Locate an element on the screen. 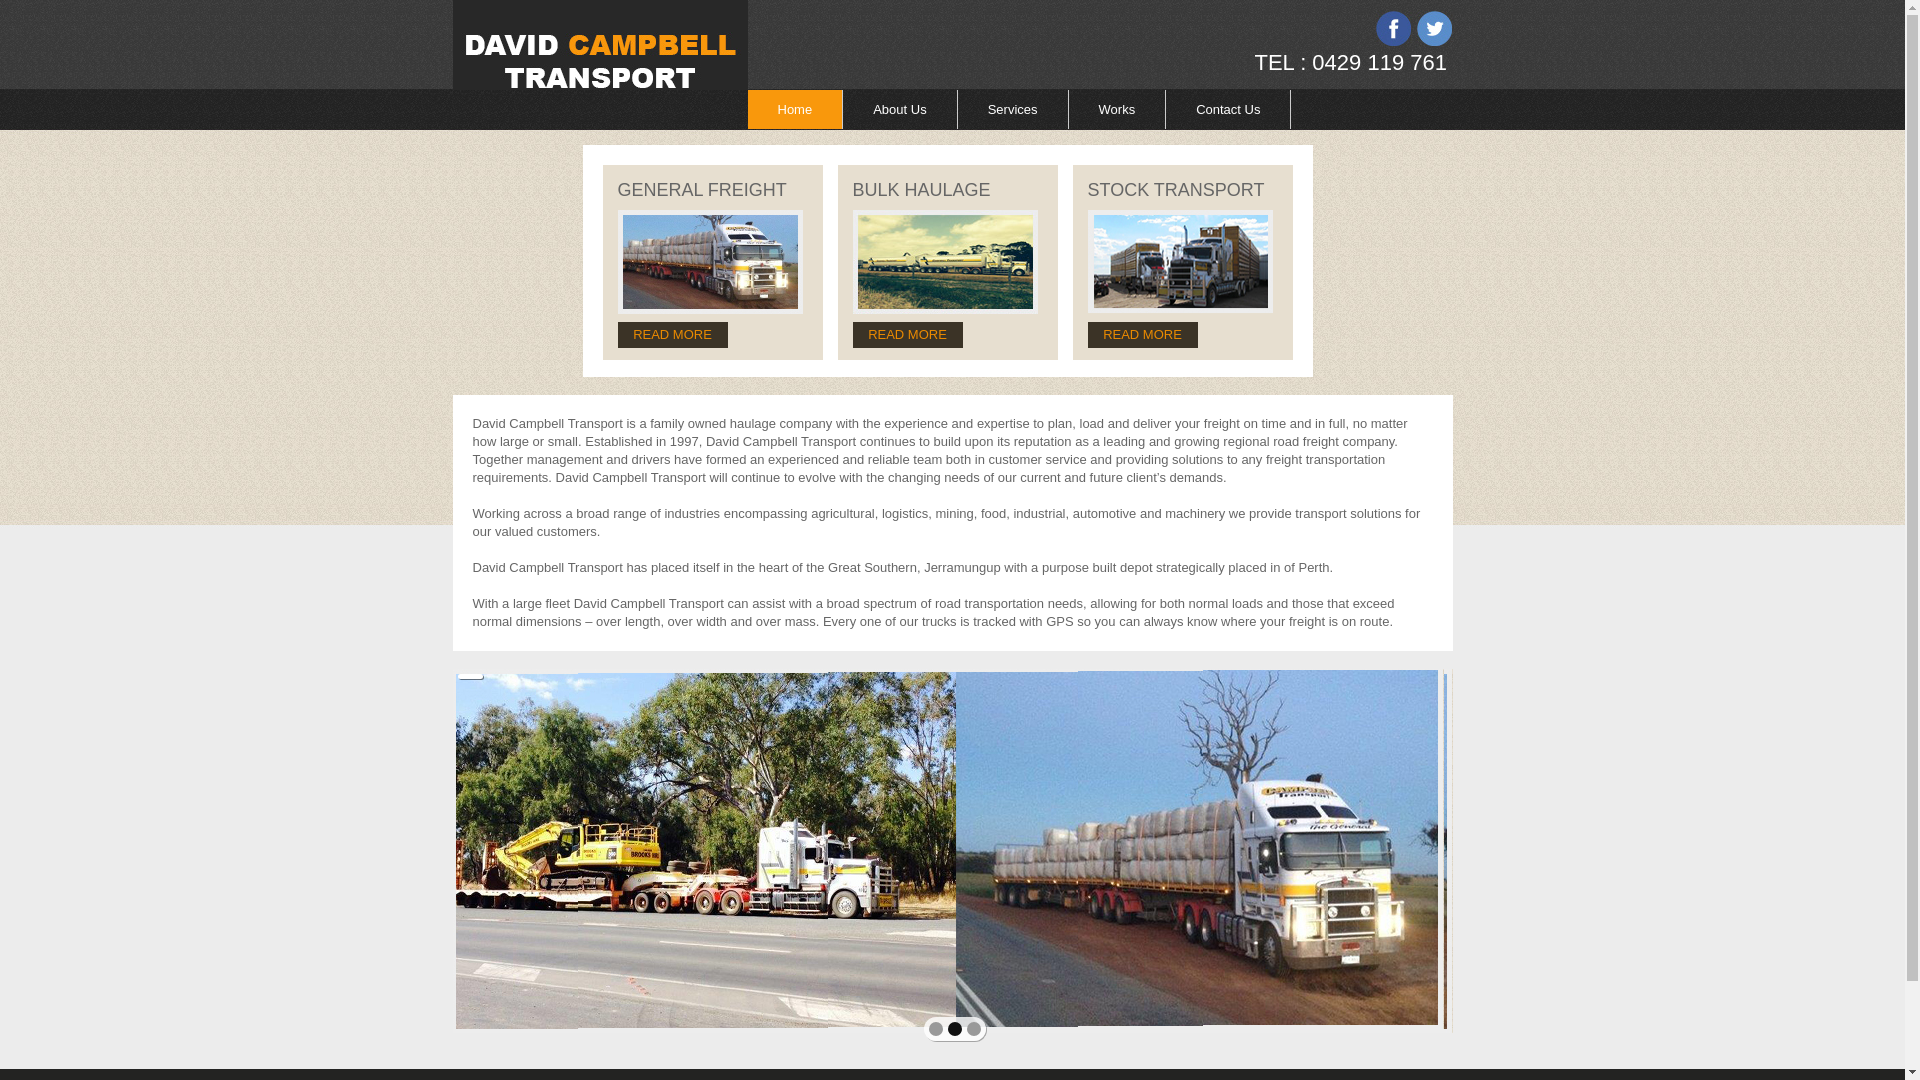 Image resolution: width=1920 pixels, height=1080 pixels. 'GENERAL FREIGHT' is located at coordinates (702, 189).